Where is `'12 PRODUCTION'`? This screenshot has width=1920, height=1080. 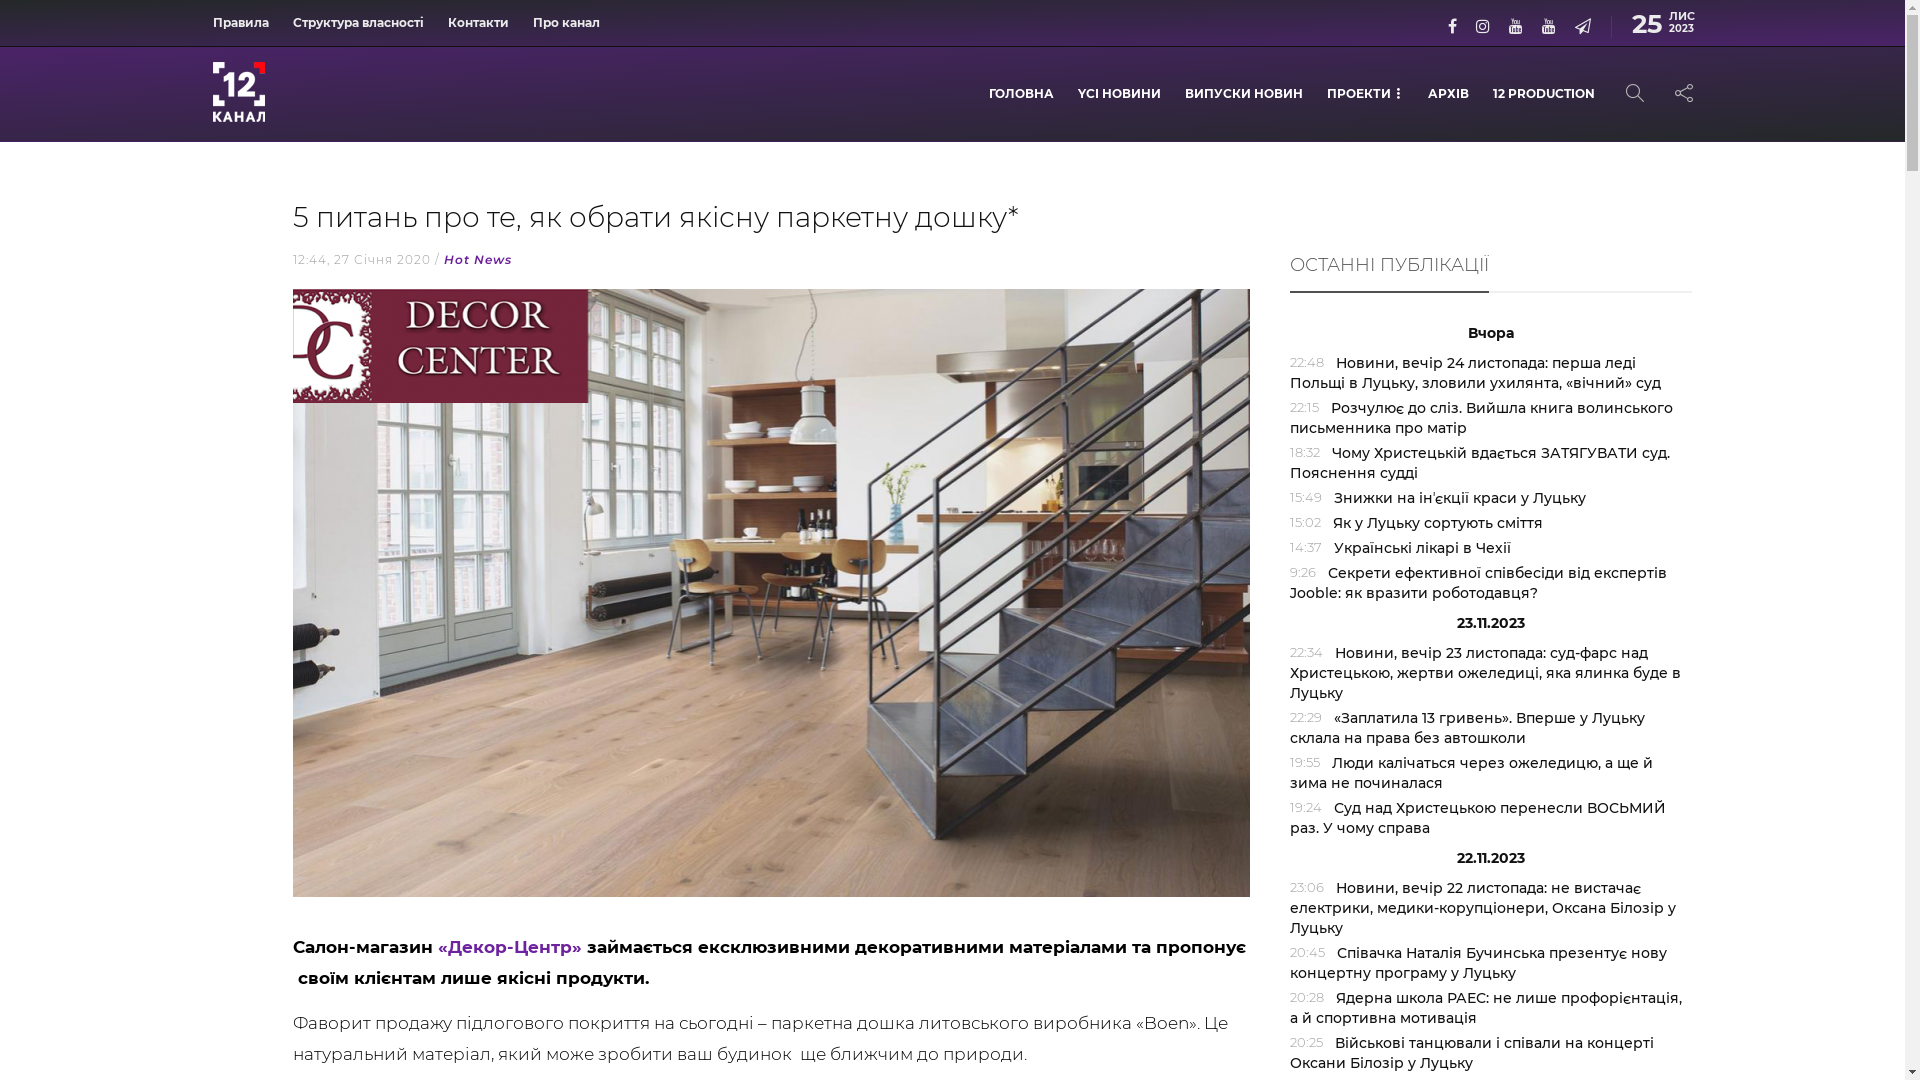 '12 PRODUCTION' is located at coordinates (1541, 93).